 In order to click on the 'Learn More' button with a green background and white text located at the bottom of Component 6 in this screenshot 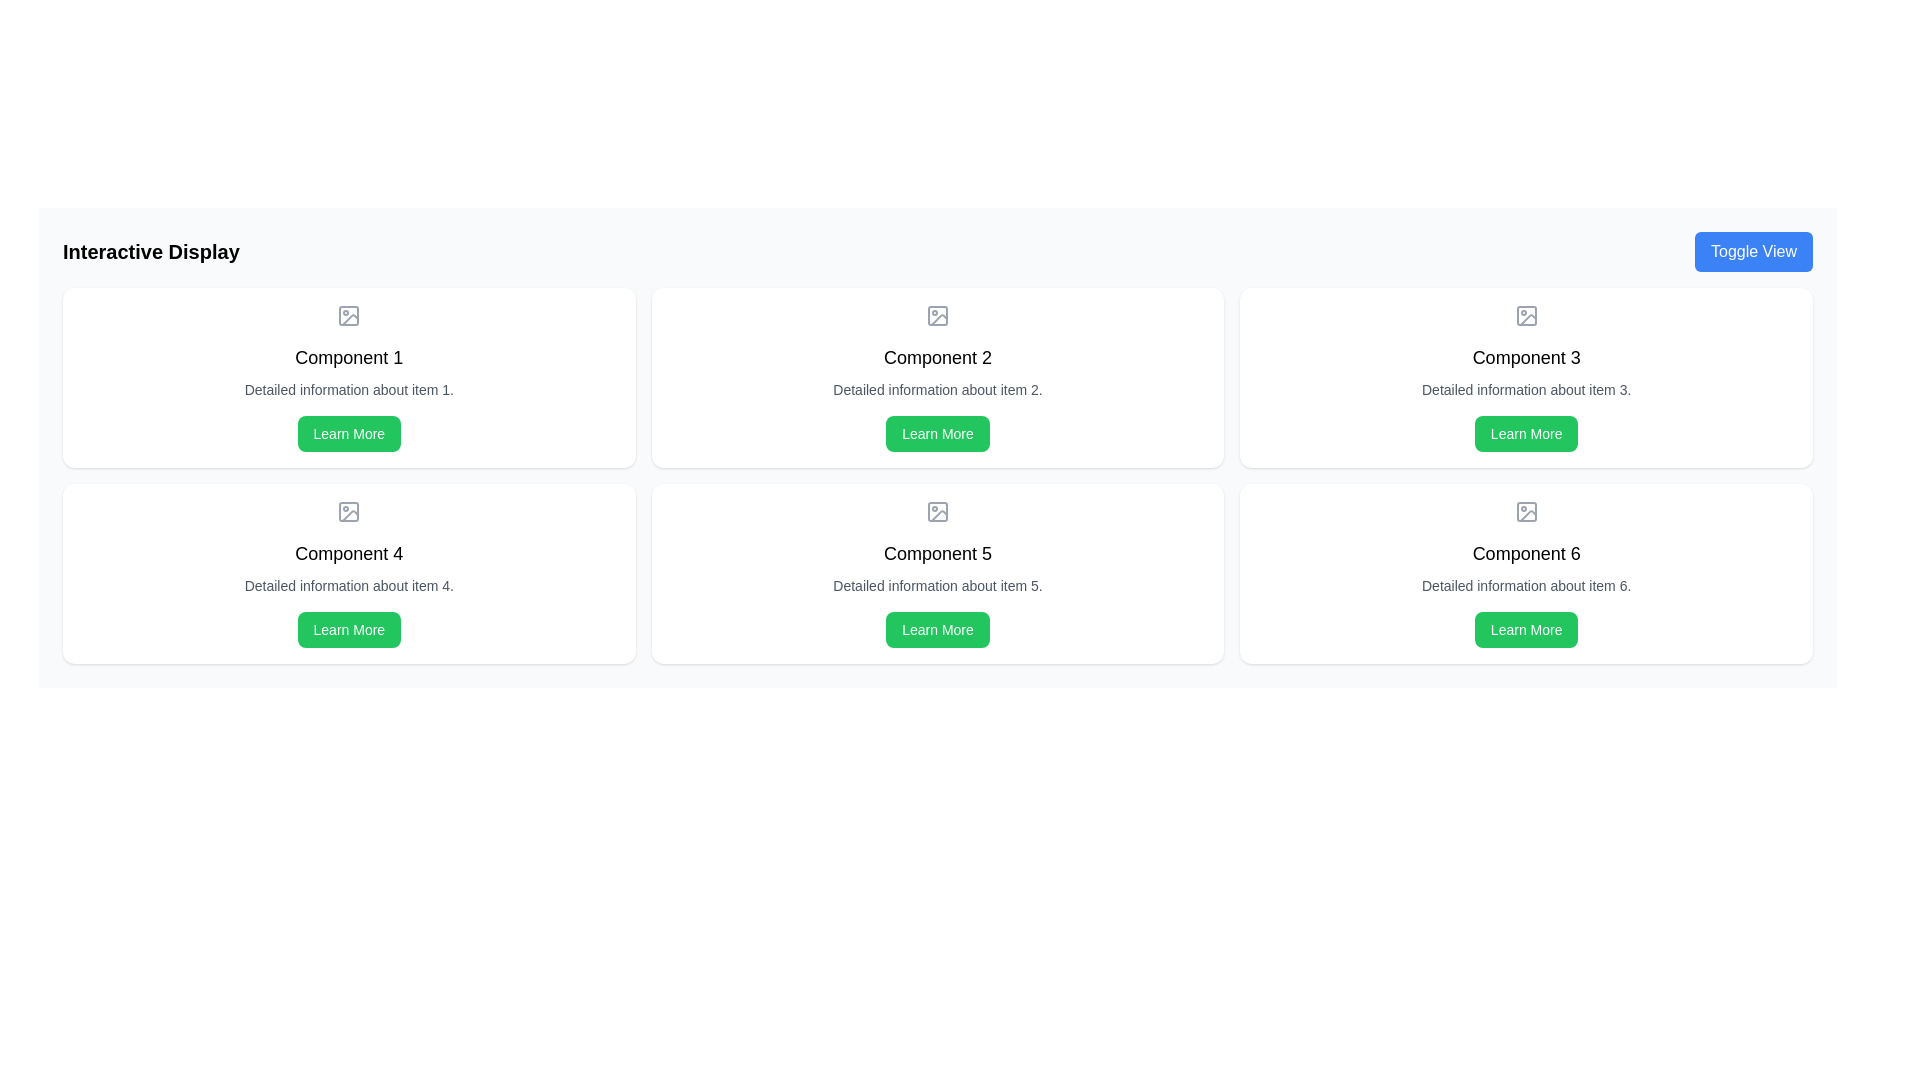, I will do `click(1525, 628)`.